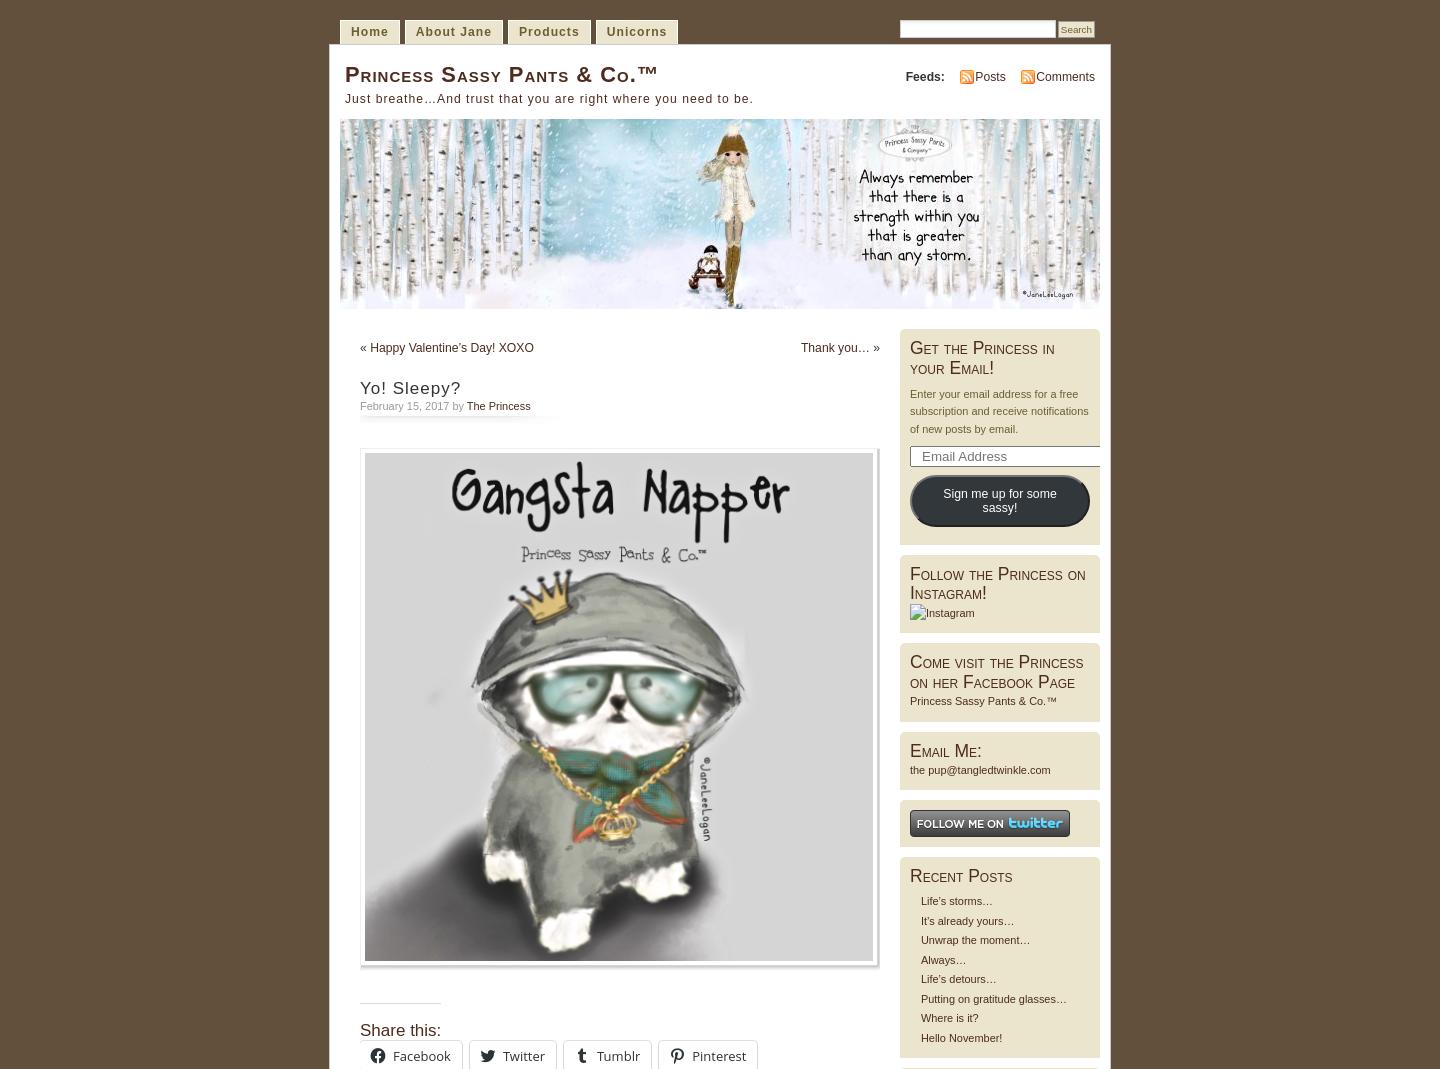  Describe the element at coordinates (979, 769) in the screenshot. I see `'the pup@tangledtwinkle.com'` at that location.